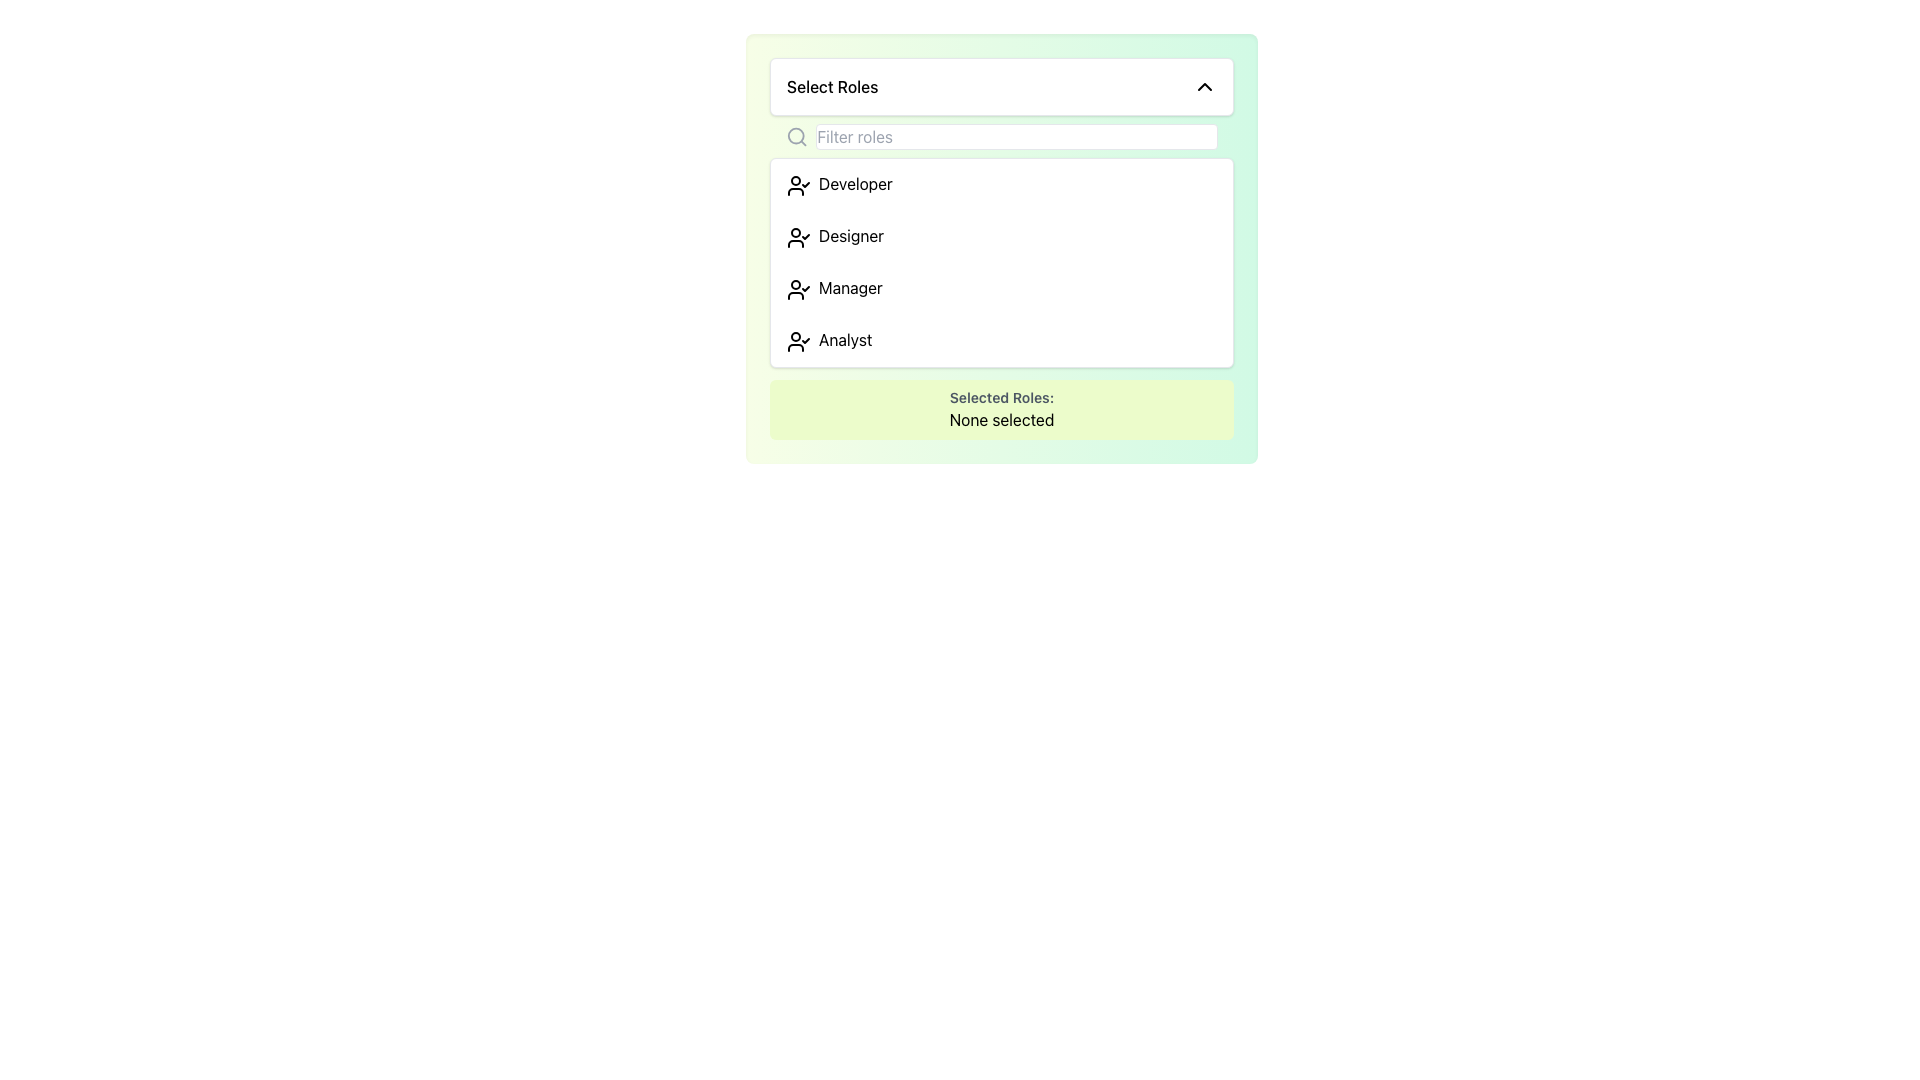 Image resolution: width=1920 pixels, height=1080 pixels. What do you see at coordinates (829, 339) in the screenshot?
I see `the 'Analyst' text label in the dropdown list of roles` at bounding box center [829, 339].